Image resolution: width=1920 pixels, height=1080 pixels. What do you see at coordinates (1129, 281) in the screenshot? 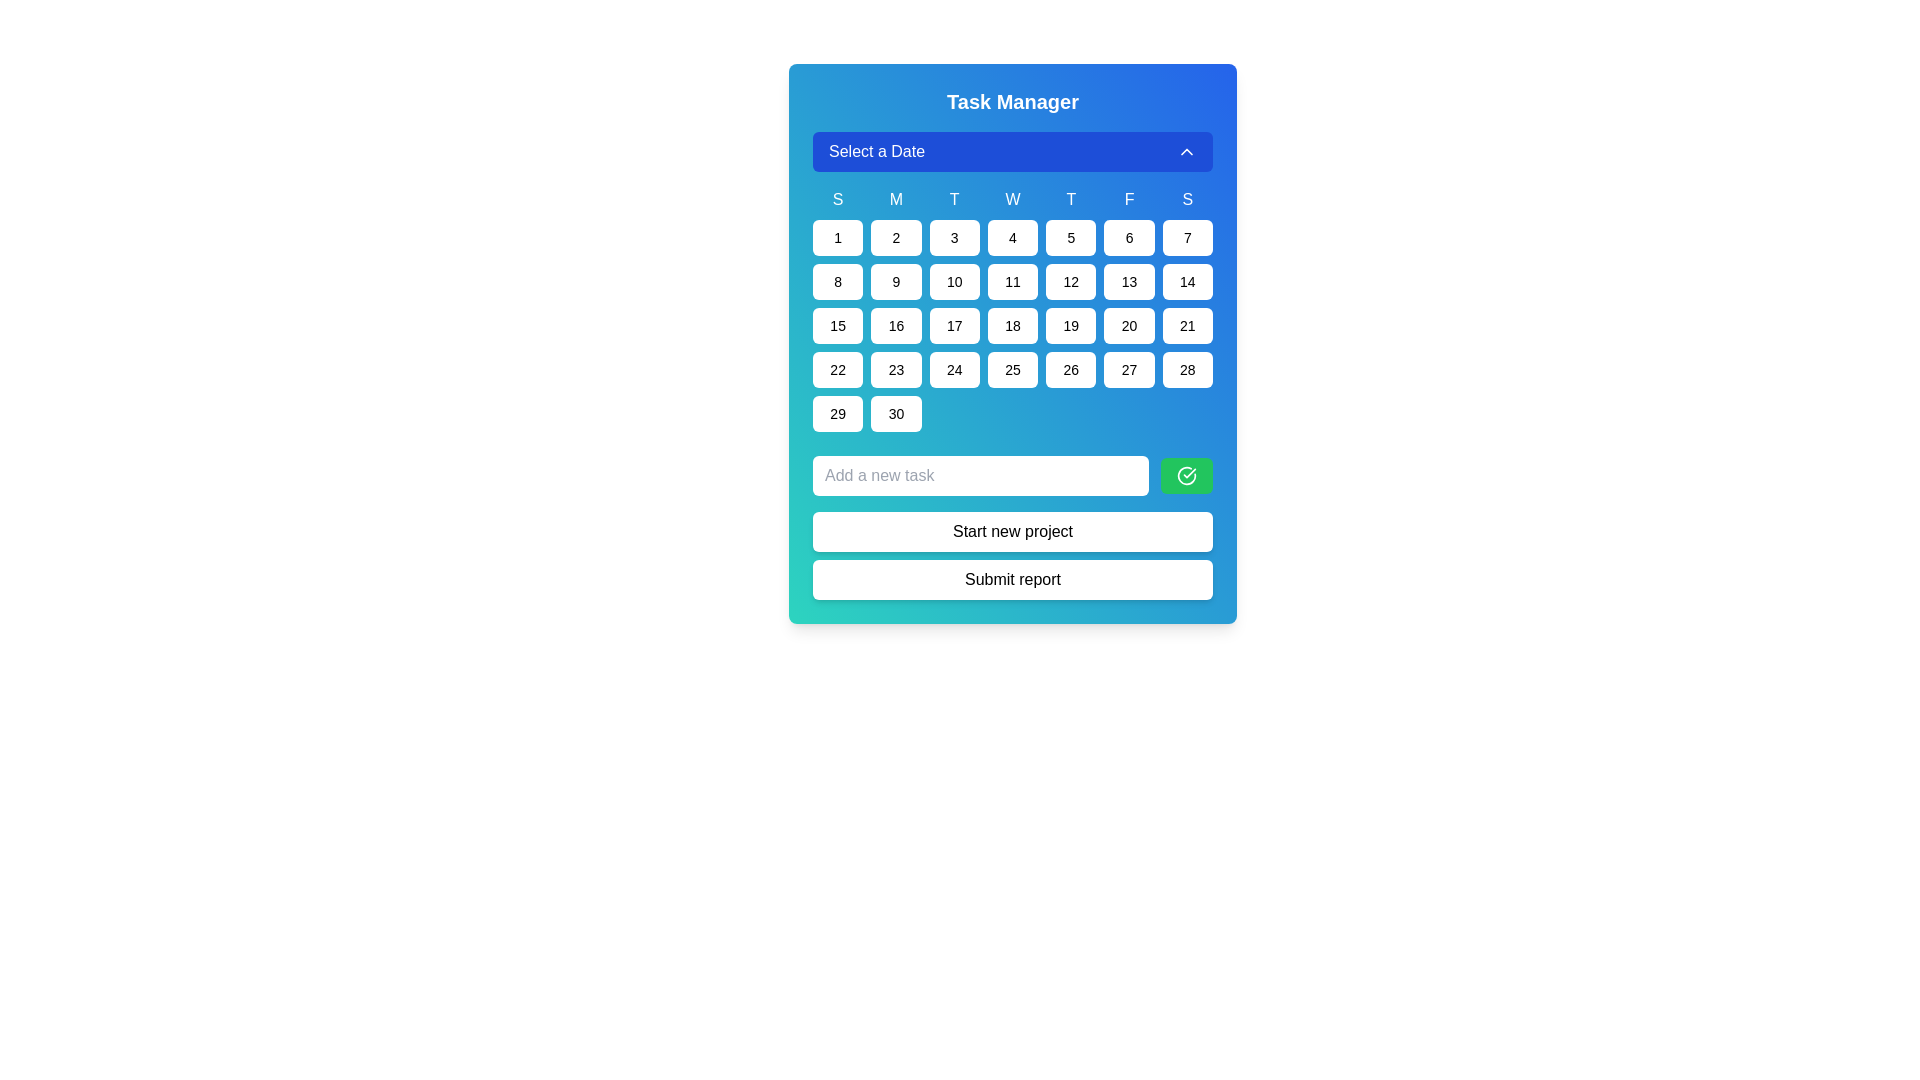
I see `the button representing the 13th day of the month in the calendar` at bounding box center [1129, 281].